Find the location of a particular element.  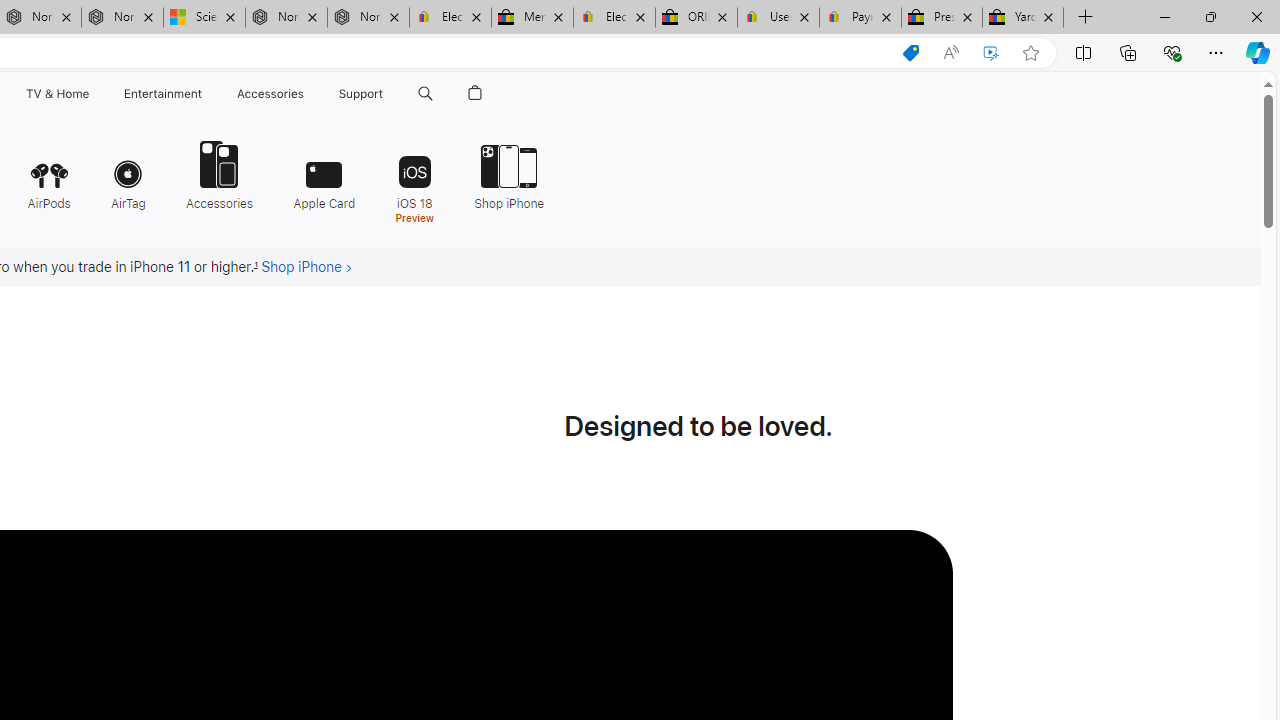

'AutomationID: globalnav-bag' is located at coordinates (474, 93).